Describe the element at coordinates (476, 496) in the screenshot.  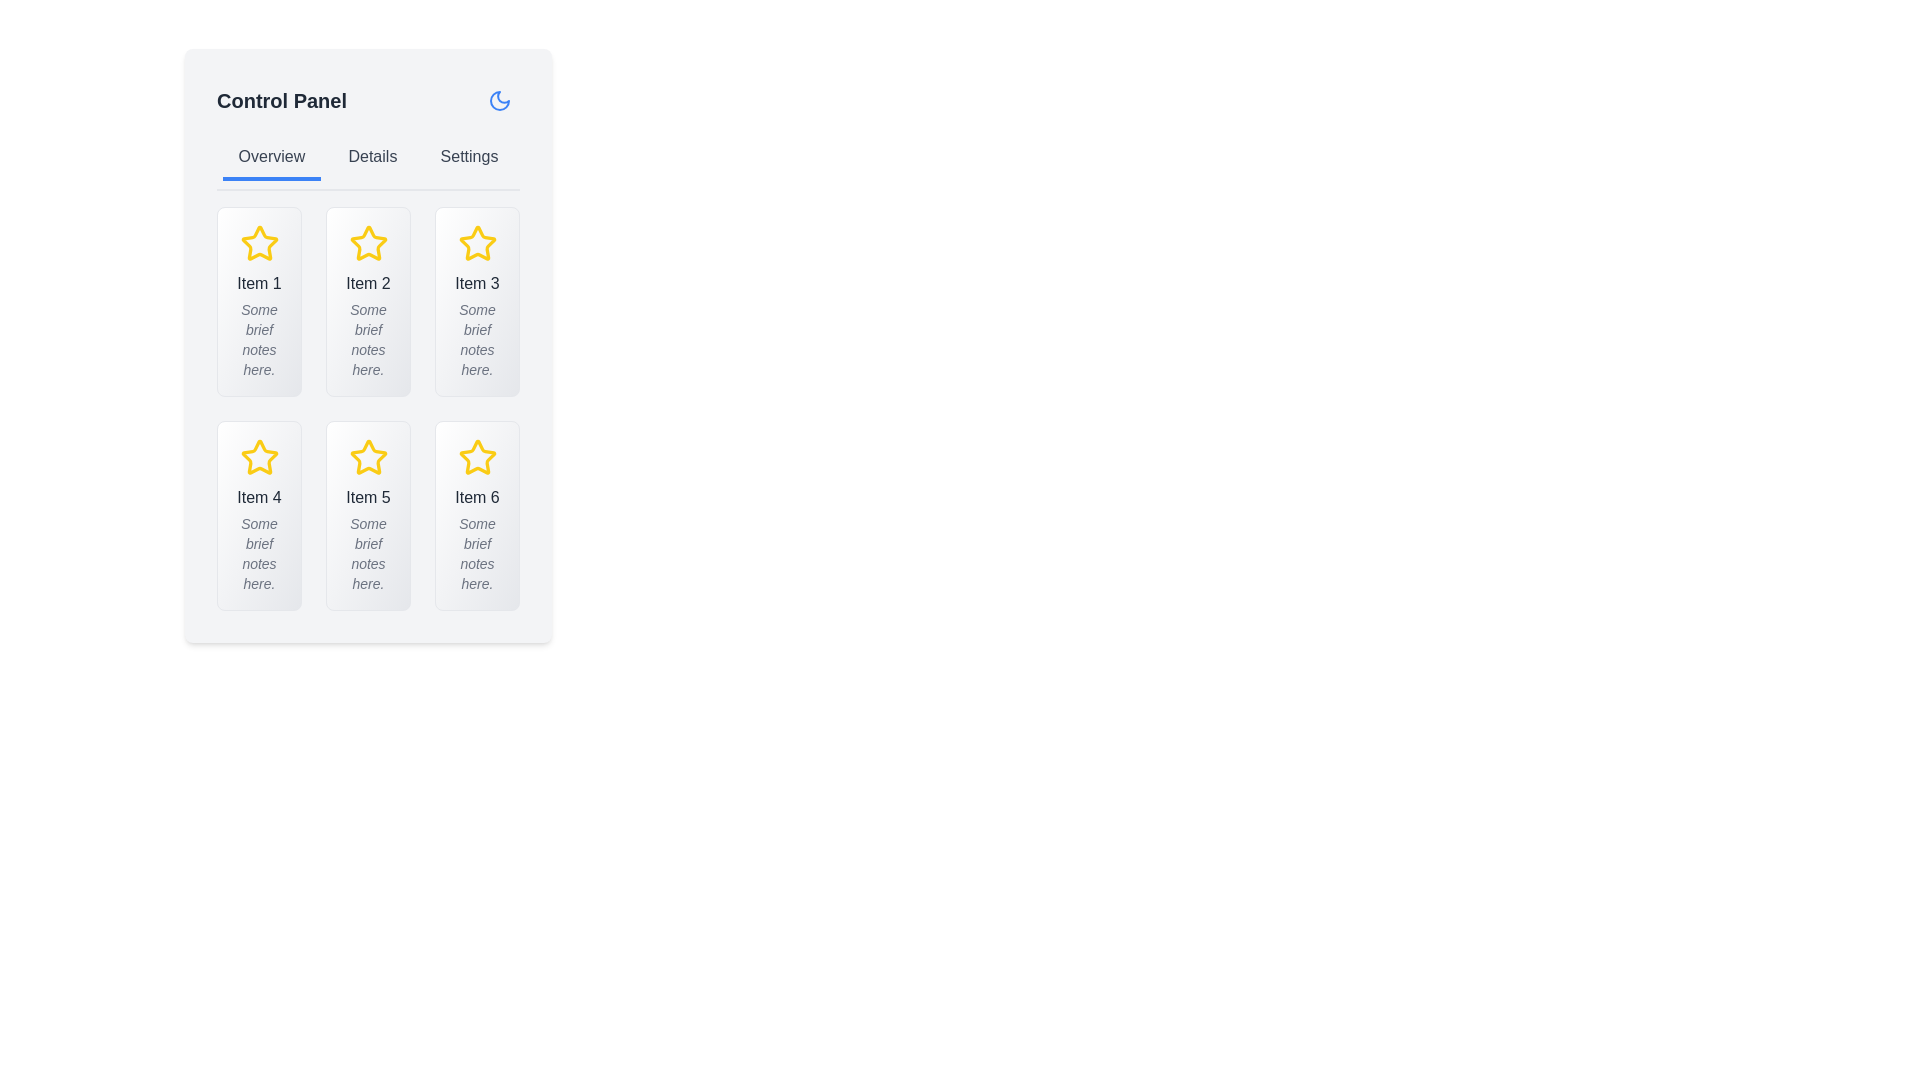
I see `the text label displaying 'Item 6' in bold, dark gray font located in the lower section of the sixth card in a six-card grid layout` at that location.